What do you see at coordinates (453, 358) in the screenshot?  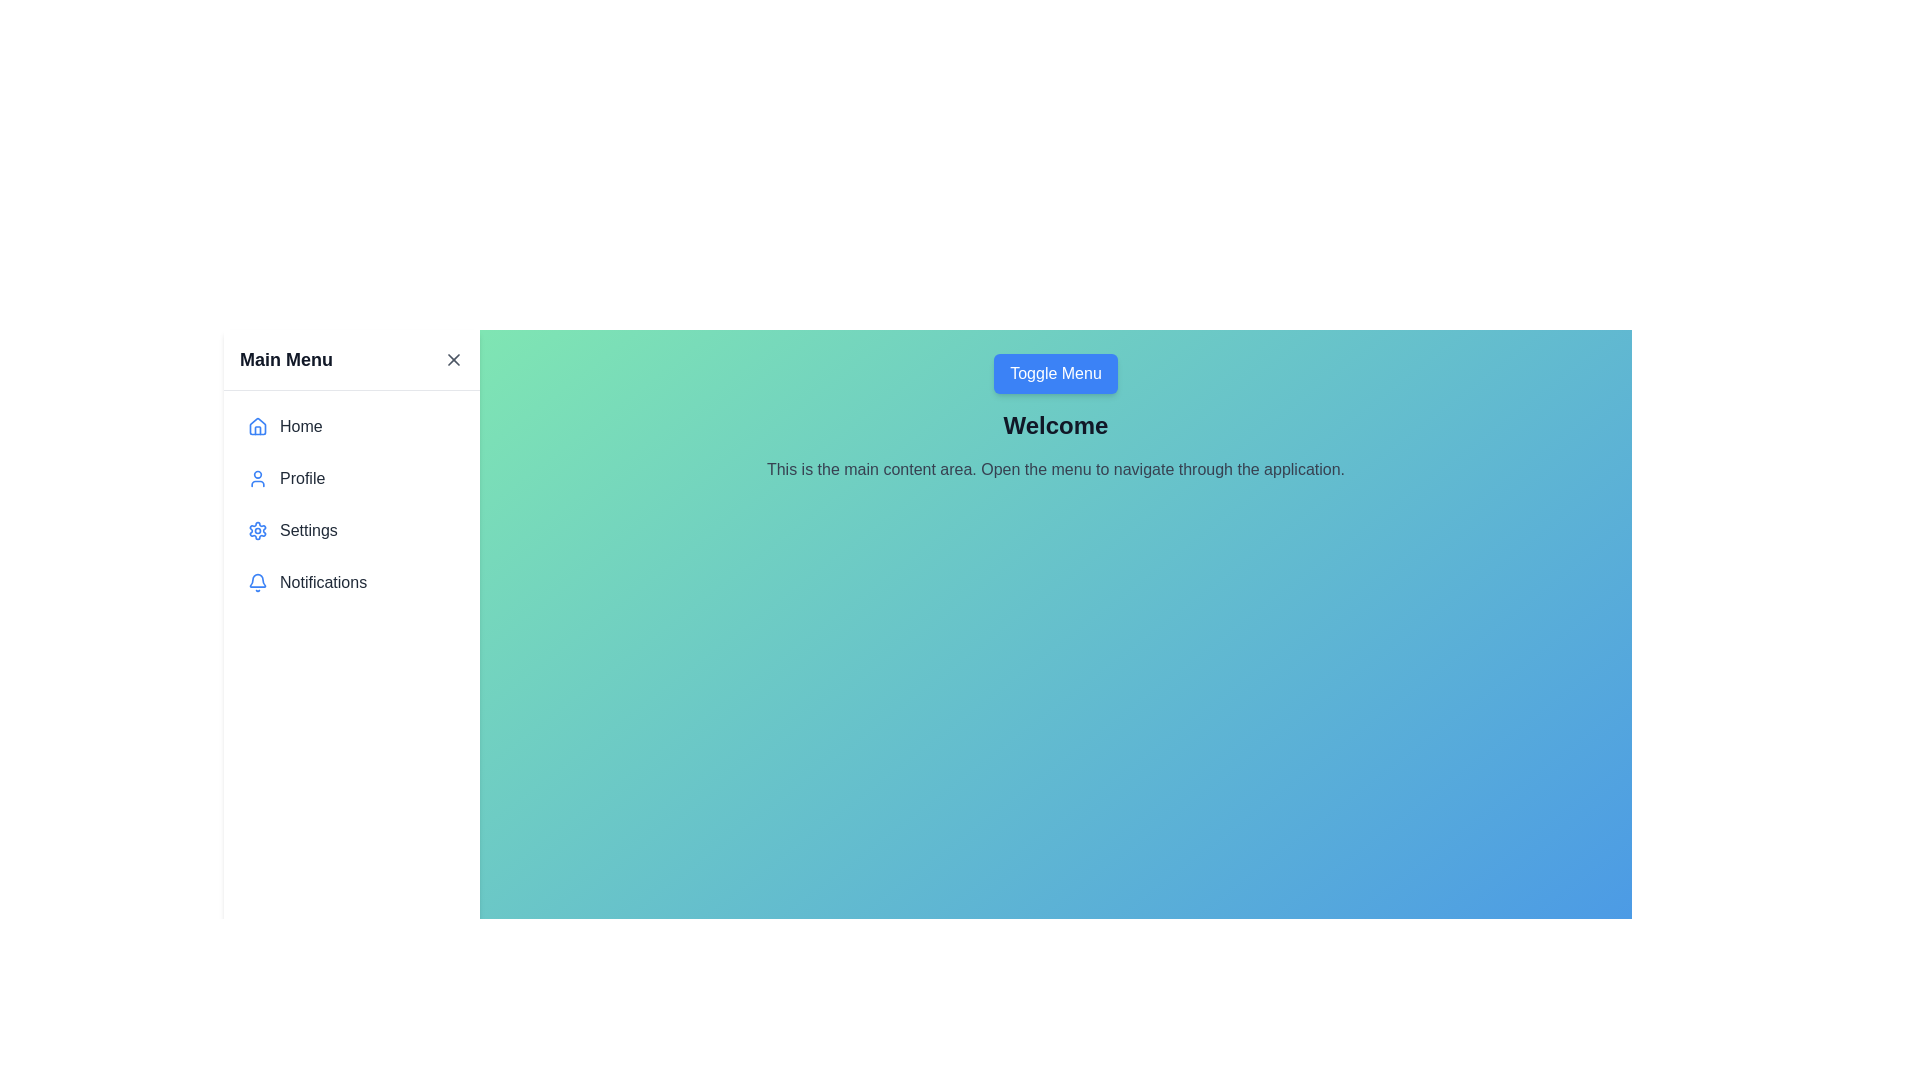 I see `the small gray cross icon located to the right side of the 'Main Menu' header` at bounding box center [453, 358].